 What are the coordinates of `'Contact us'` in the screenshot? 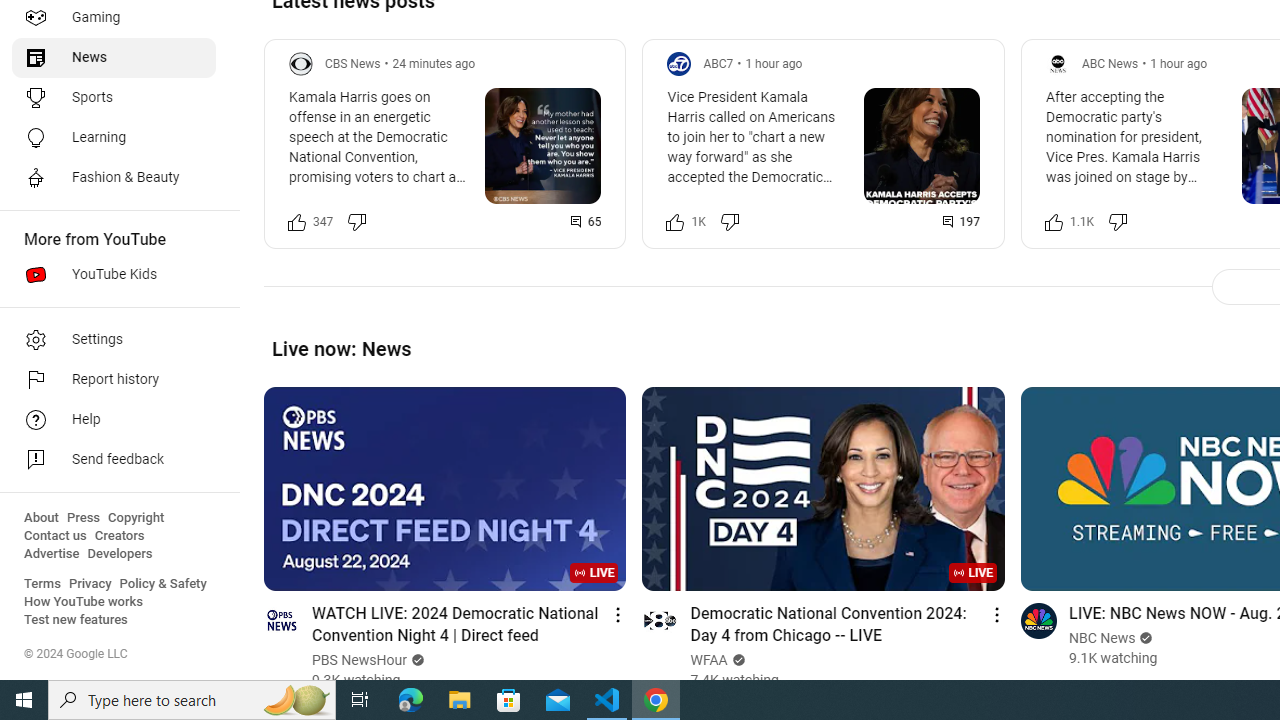 It's located at (55, 535).